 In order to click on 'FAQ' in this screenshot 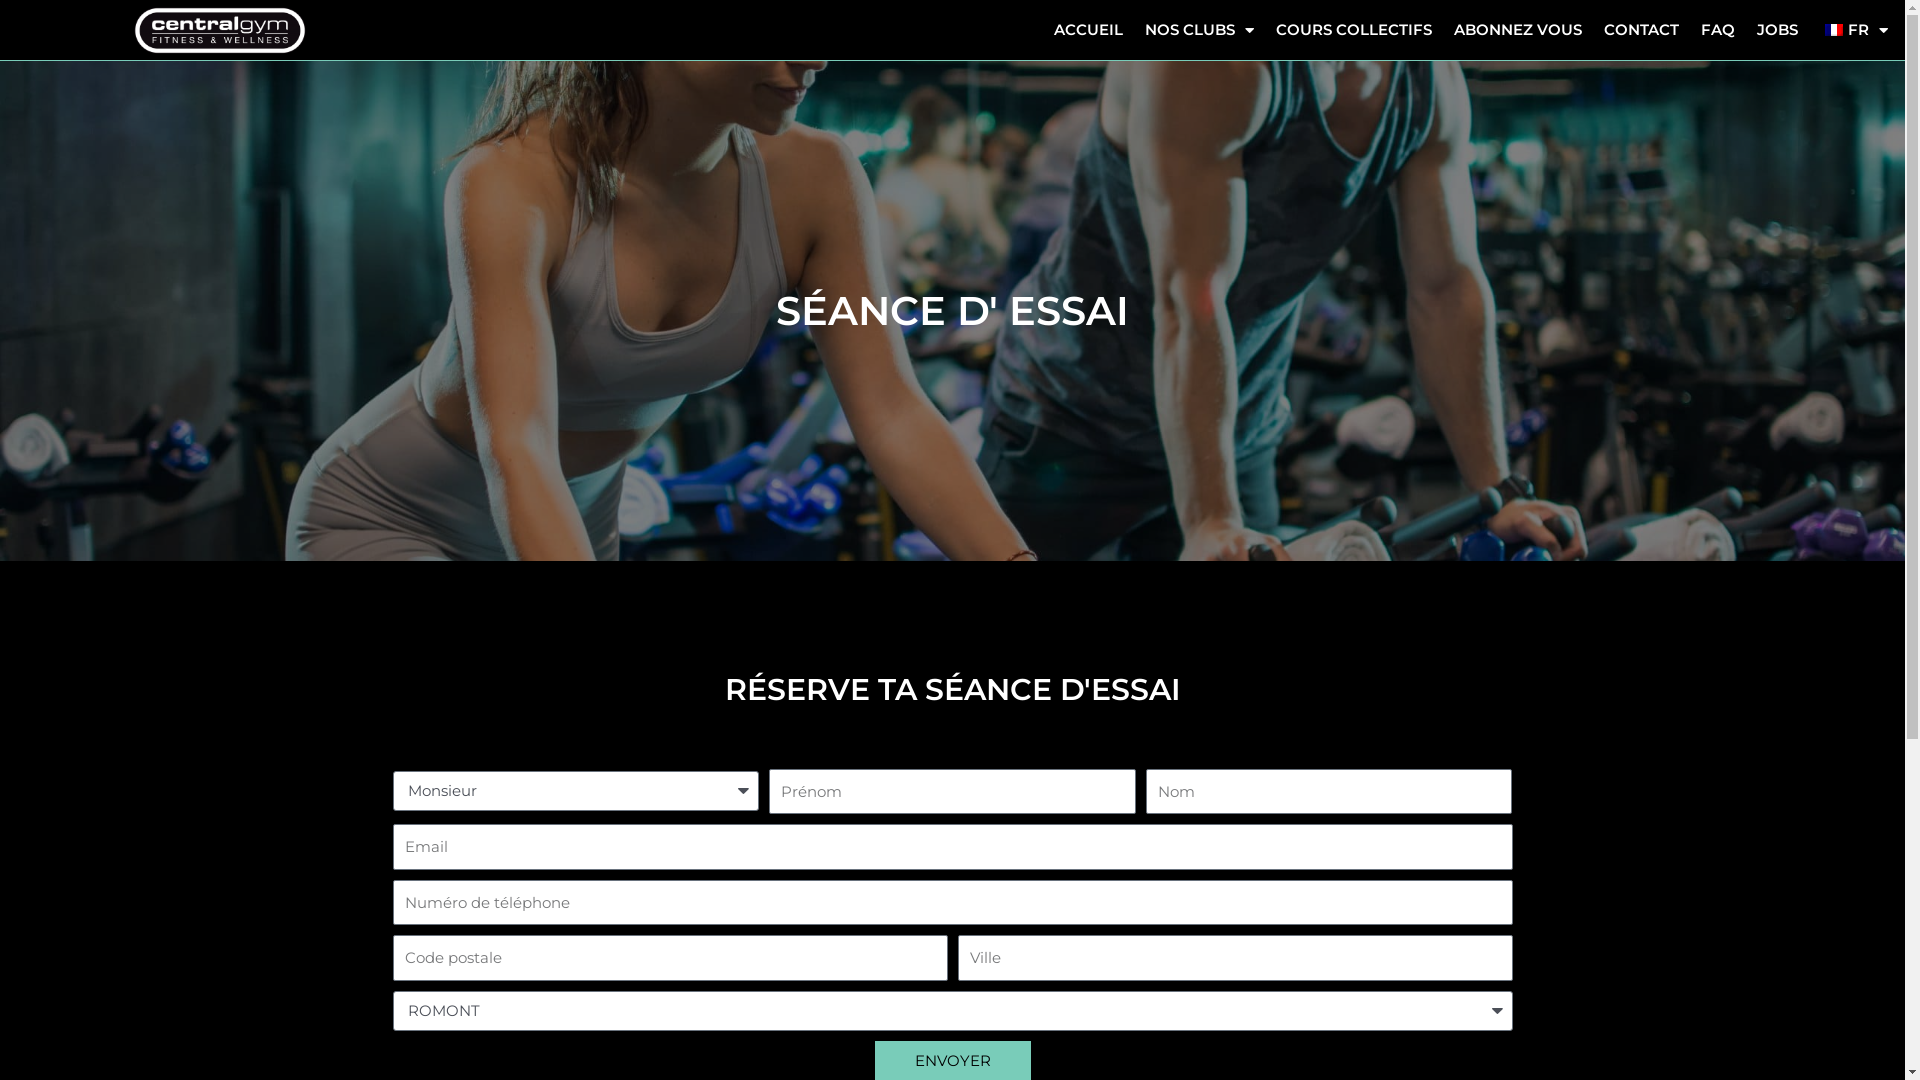, I will do `click(1717, 30)`.